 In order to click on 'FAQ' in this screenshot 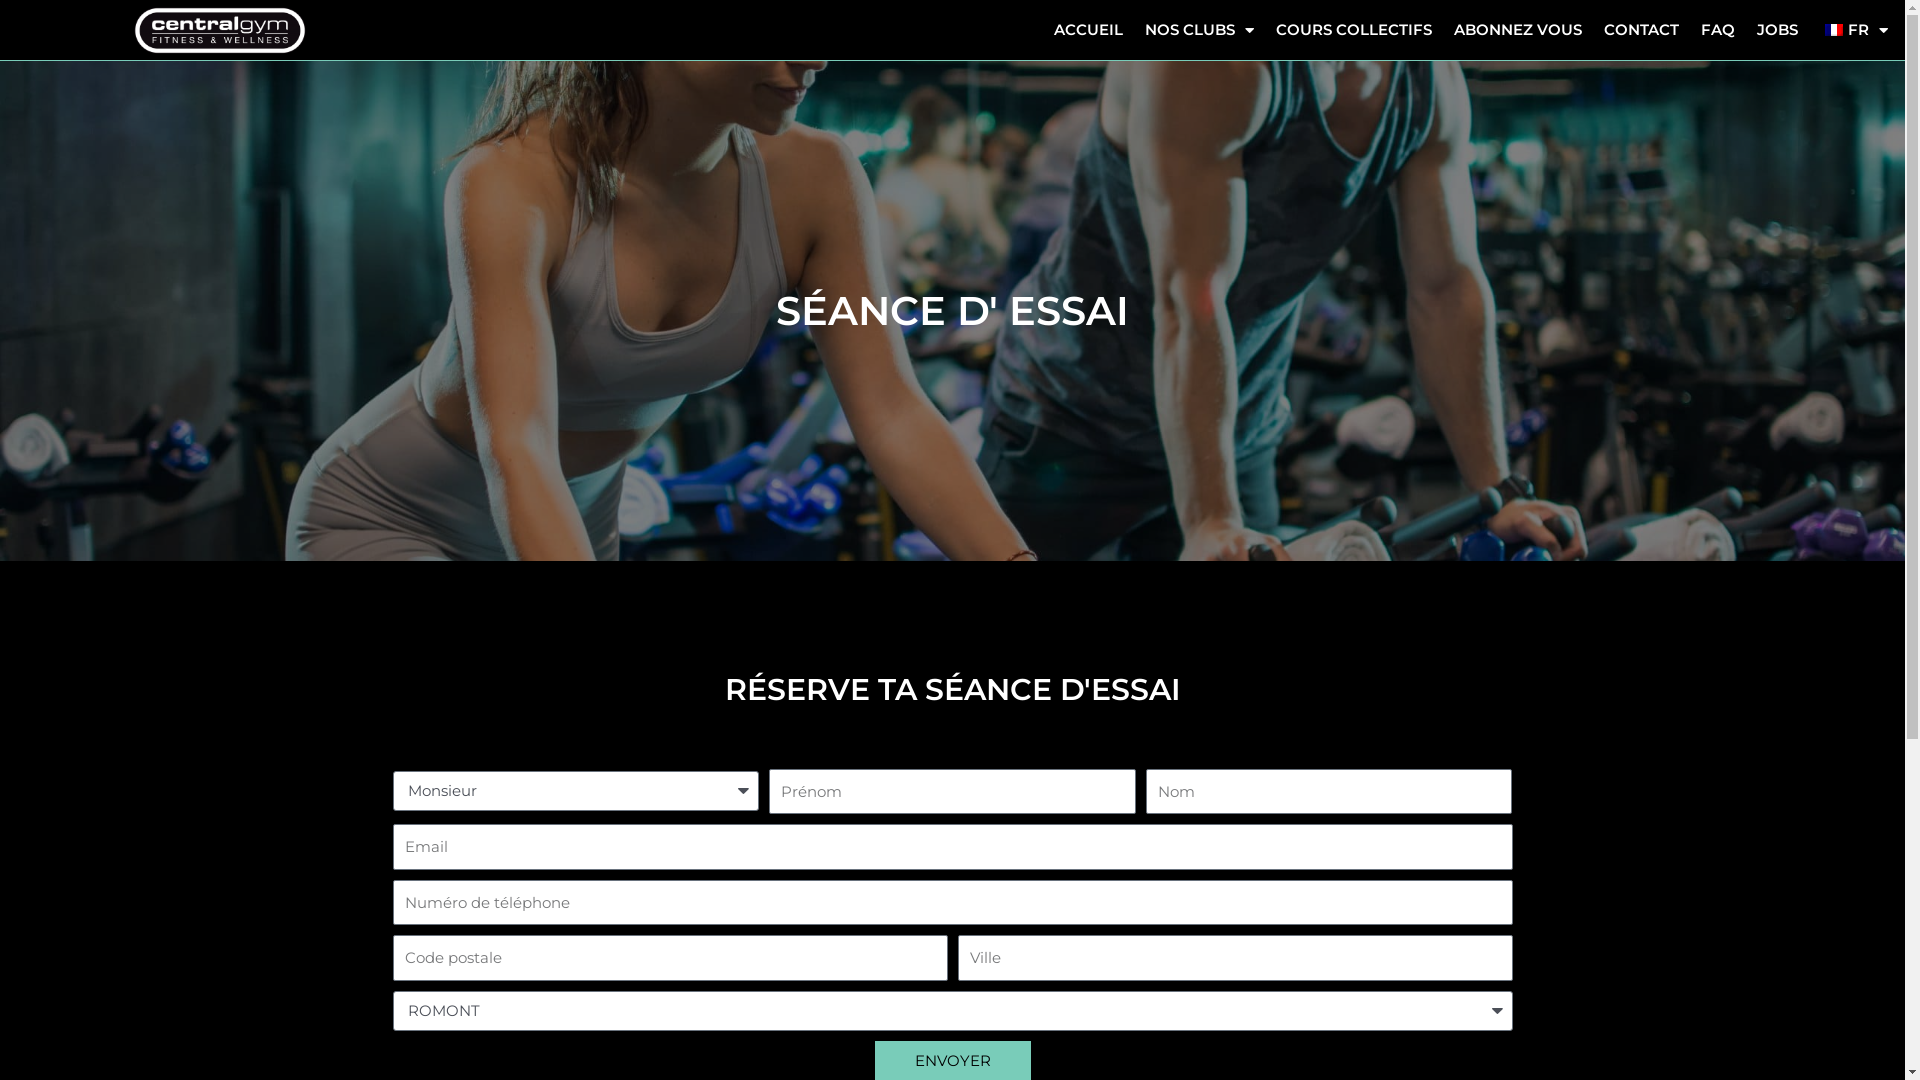, I will do `click(1717, 30)`.